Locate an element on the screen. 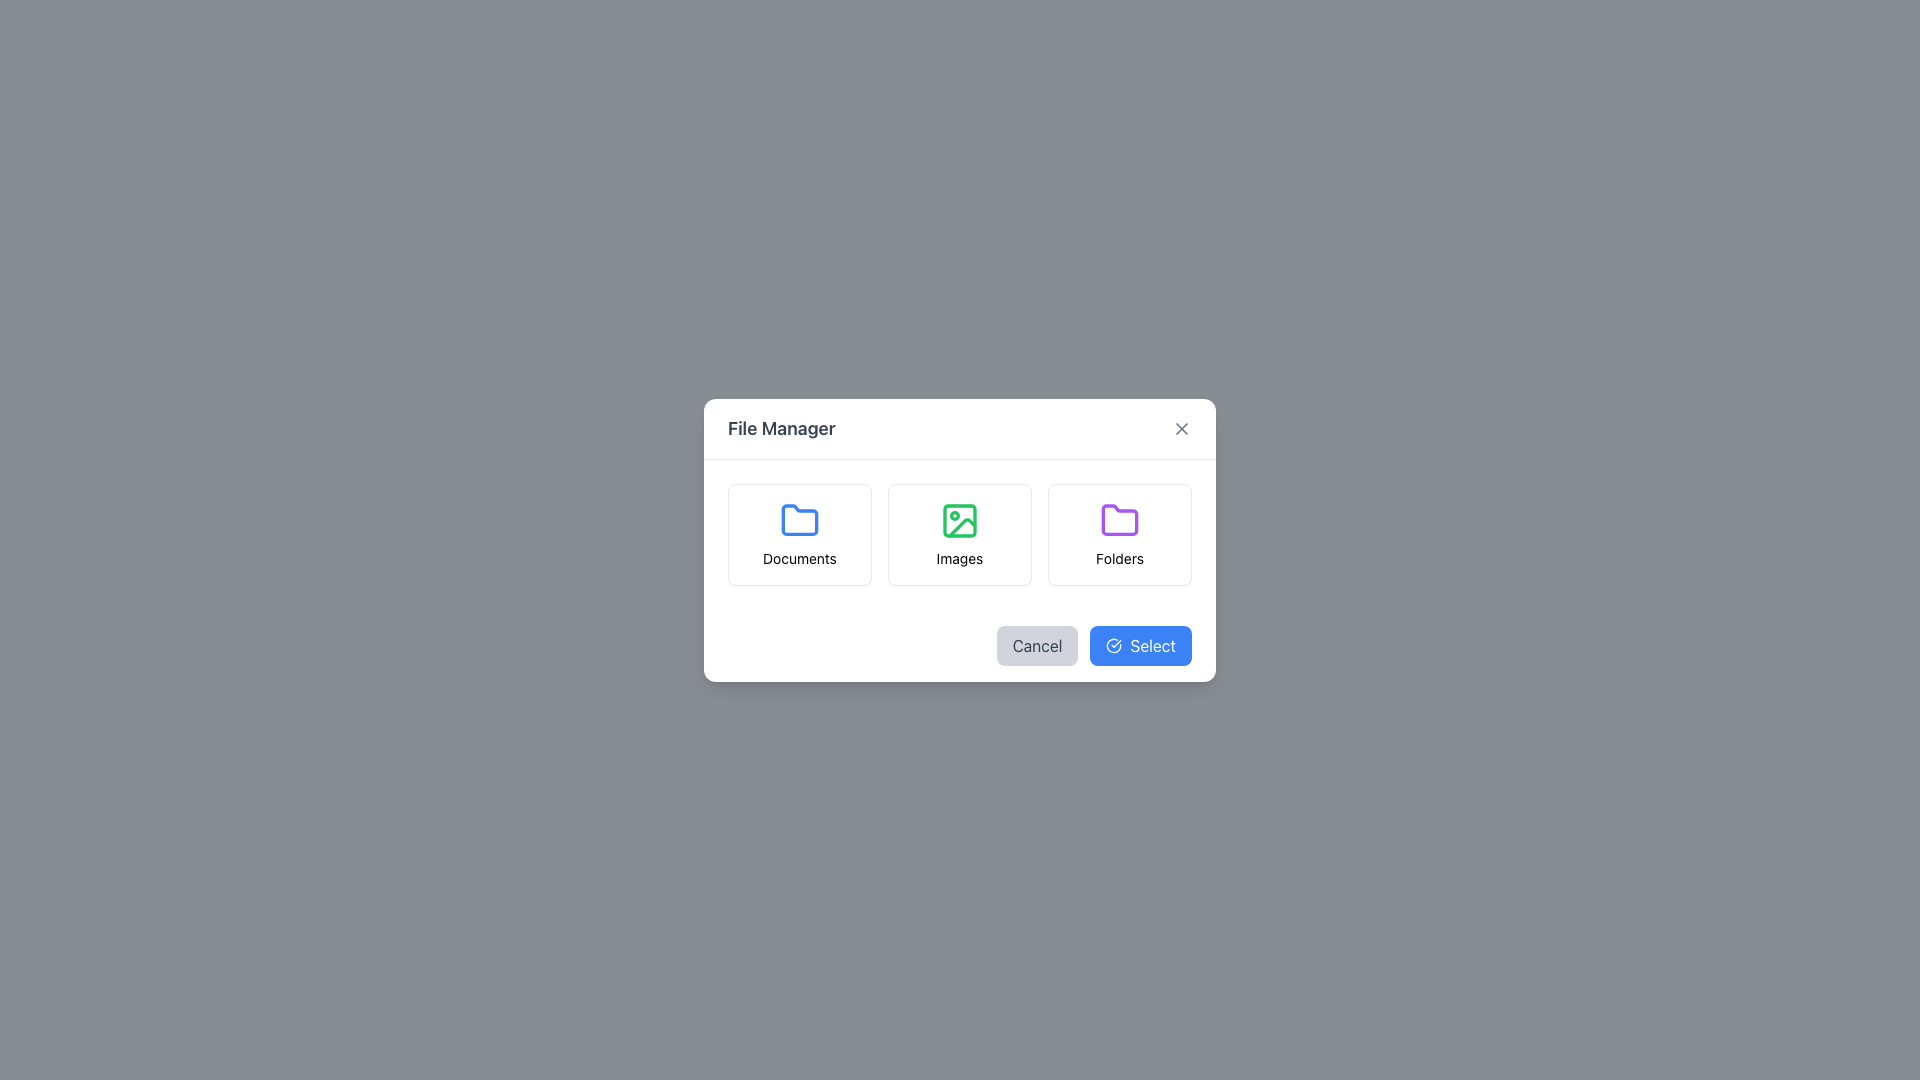 This screenshot has height=1080, width=1920. the blue button labeled 'Select' with a checkmark icon is located at coordinates (1141, 645).